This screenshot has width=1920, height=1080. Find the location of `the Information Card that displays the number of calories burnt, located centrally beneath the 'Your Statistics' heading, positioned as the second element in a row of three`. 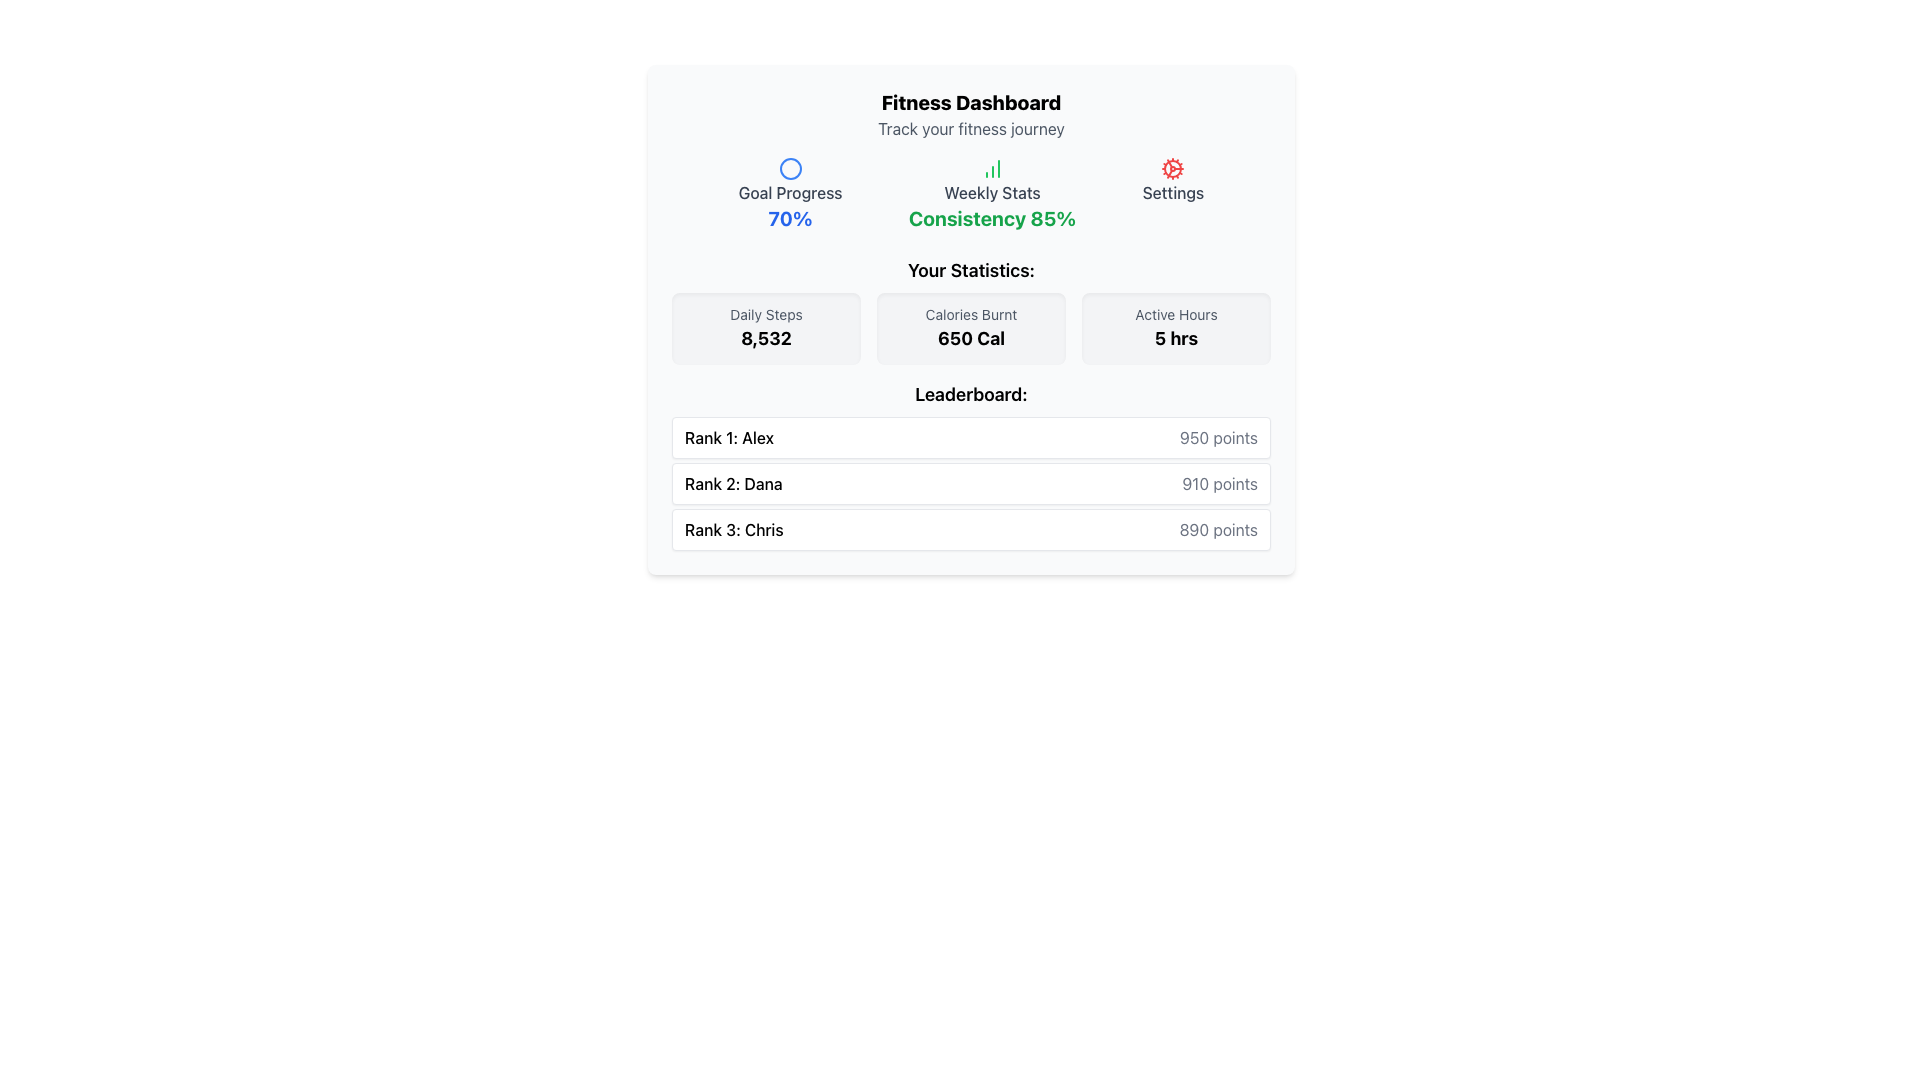

the Information Card that displays the number of calories burnt, located centrally beneath the 'Your Statistics' heading, positioned as the second element in a row of three is located at coordinates (971, 327).